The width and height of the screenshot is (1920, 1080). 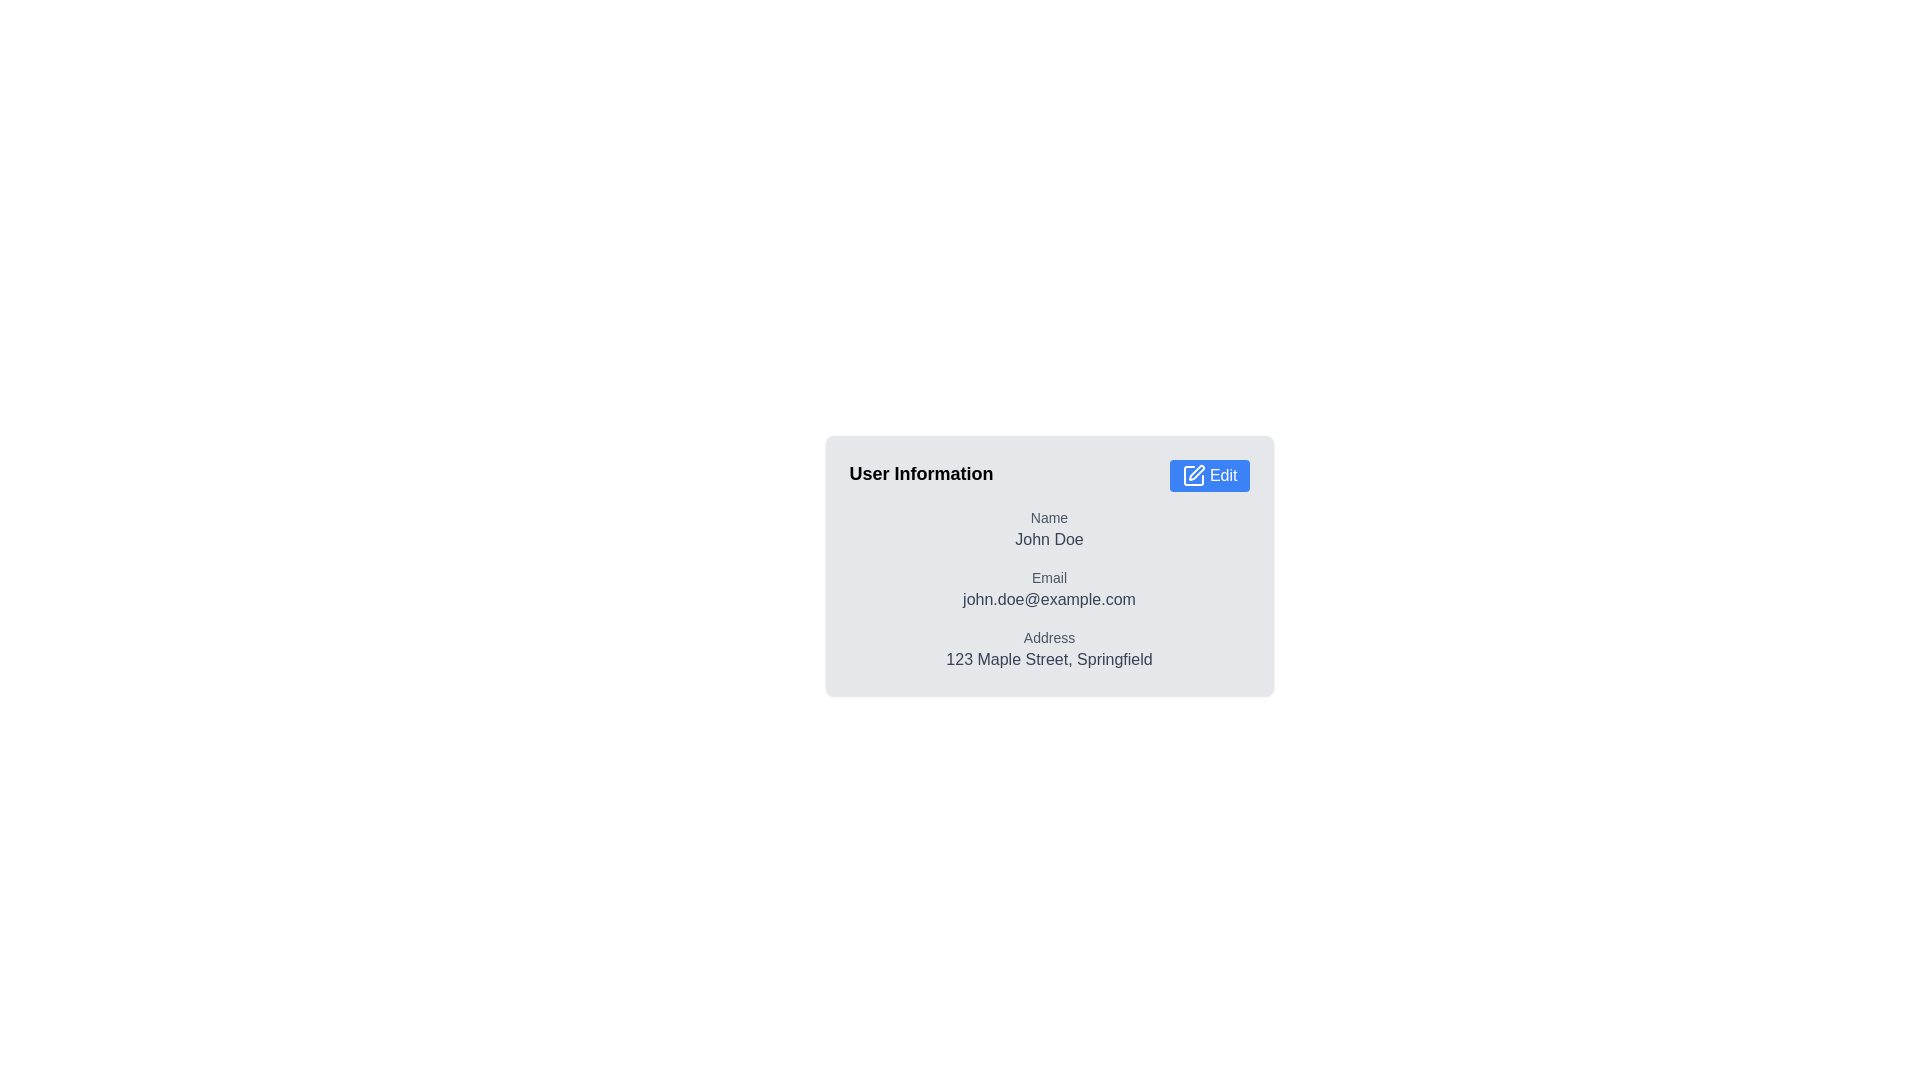 What do you see at coordinates (1048, 650) in the screenshot?
I see `the 'Address' text label displaying '123 Maple Street, Springfield', located at the bottom of the user information card, following the 'Email' entry` at bounding box center [1048, 650].